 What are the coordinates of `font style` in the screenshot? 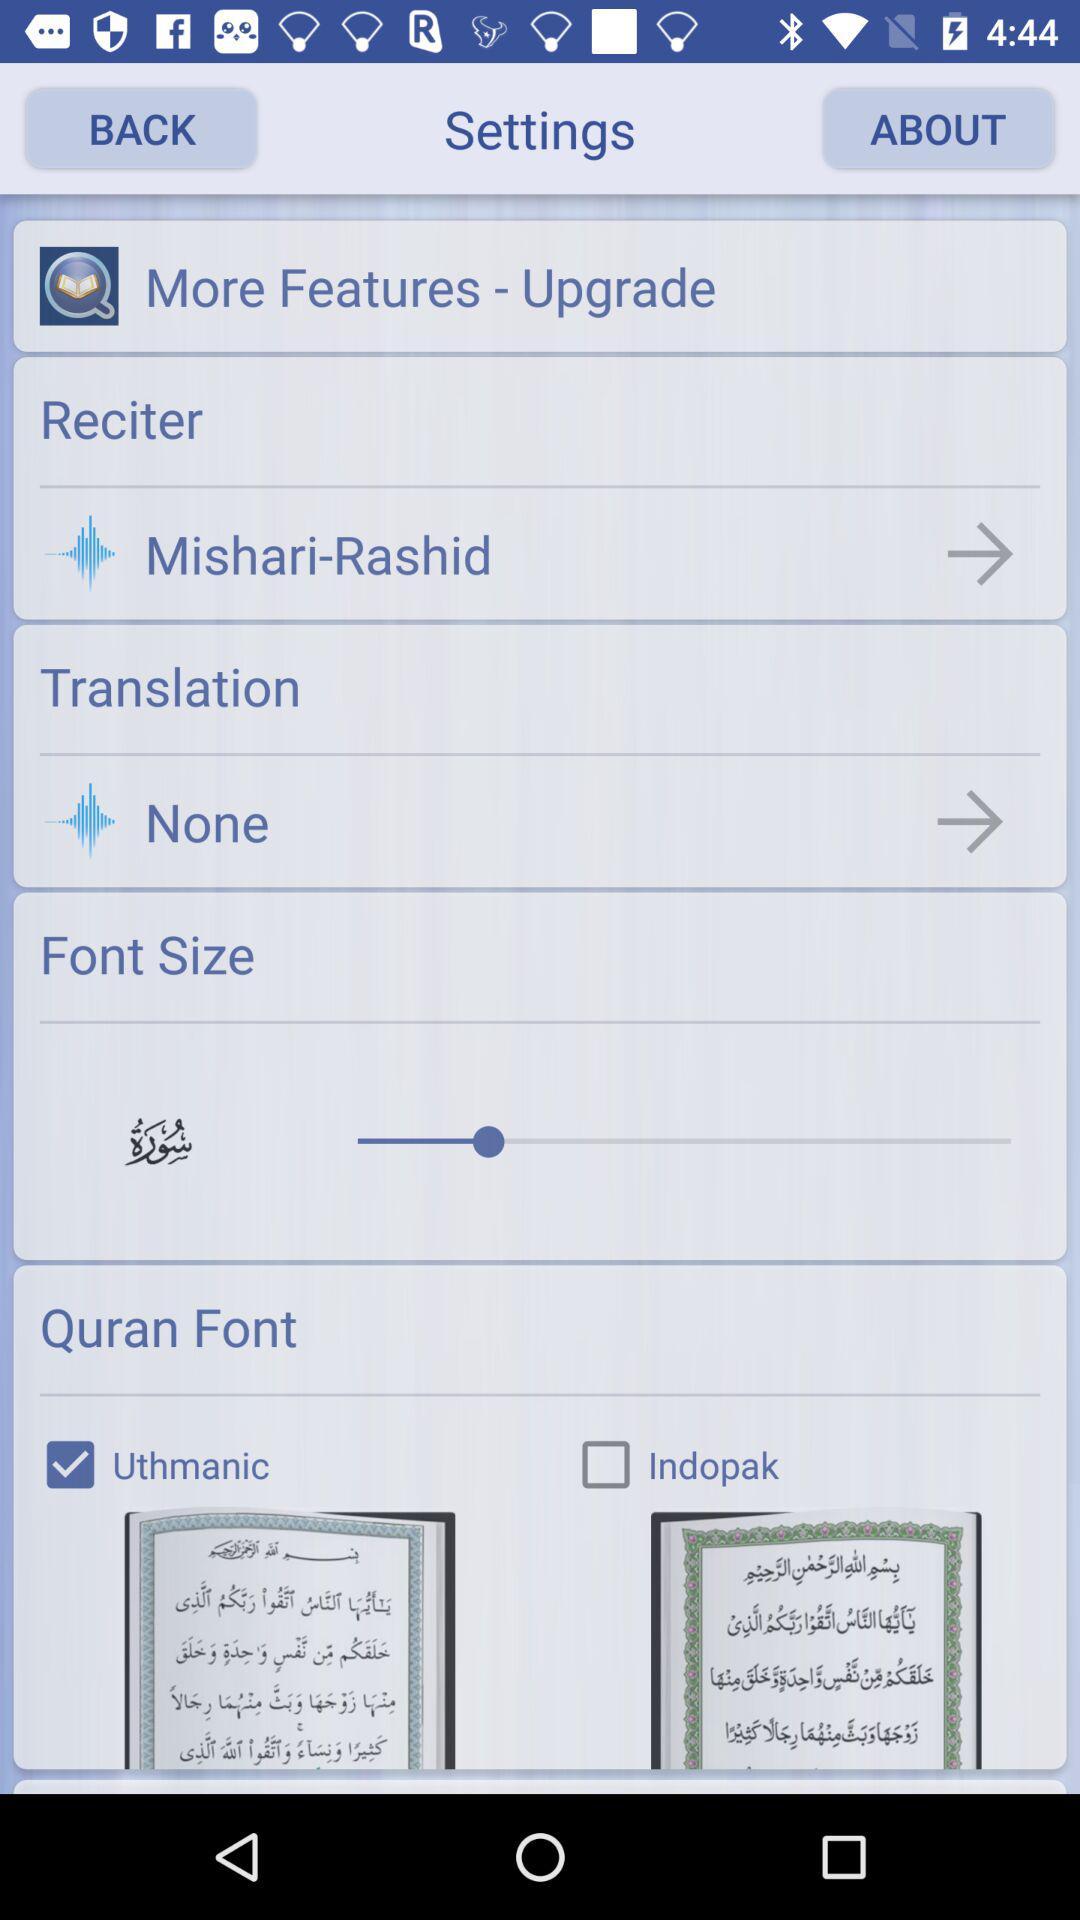 It's located at (289, 1637).